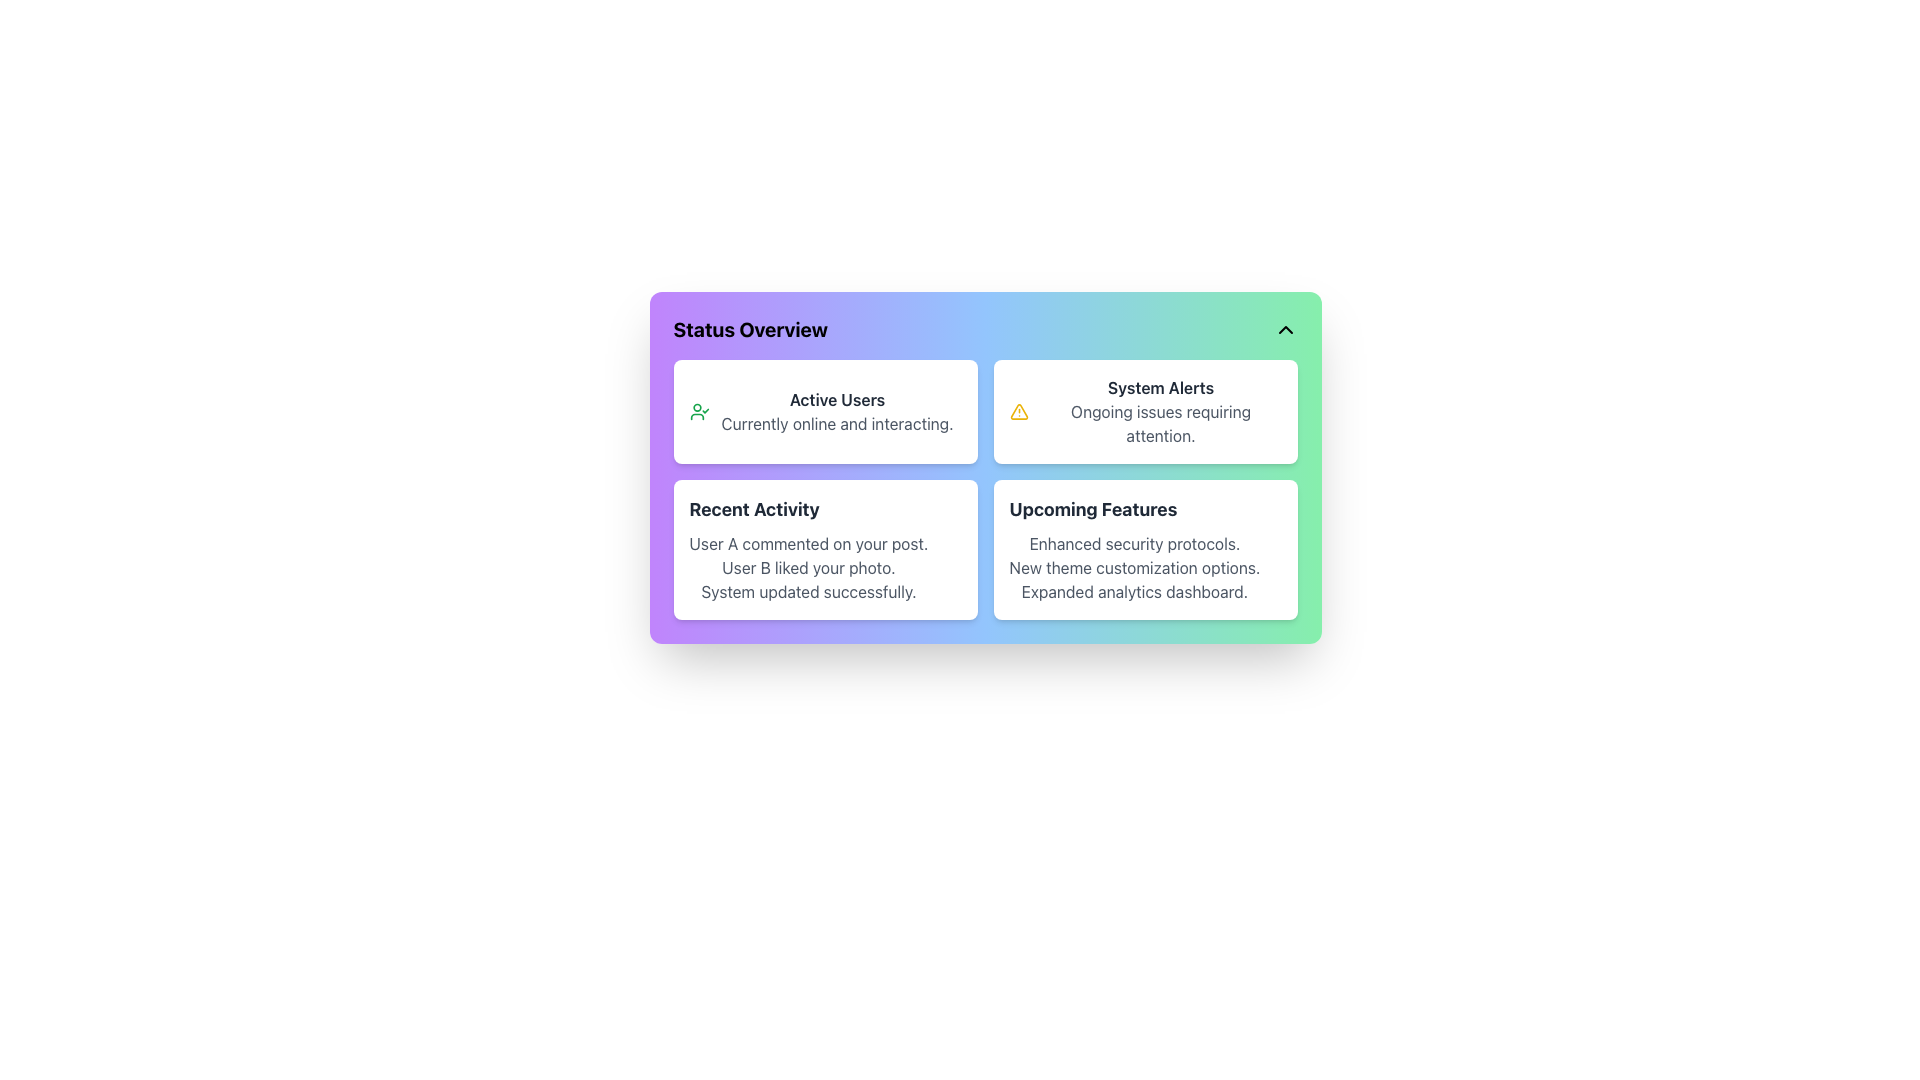  What do you see at coordinates (1018, 411) in the screenshot?
I see `the warning icon located in the 'System Alerts' section of the second card from the top-left in the grid layout, positioned to the left of the section title and description` at bounding box center [1018, 411].